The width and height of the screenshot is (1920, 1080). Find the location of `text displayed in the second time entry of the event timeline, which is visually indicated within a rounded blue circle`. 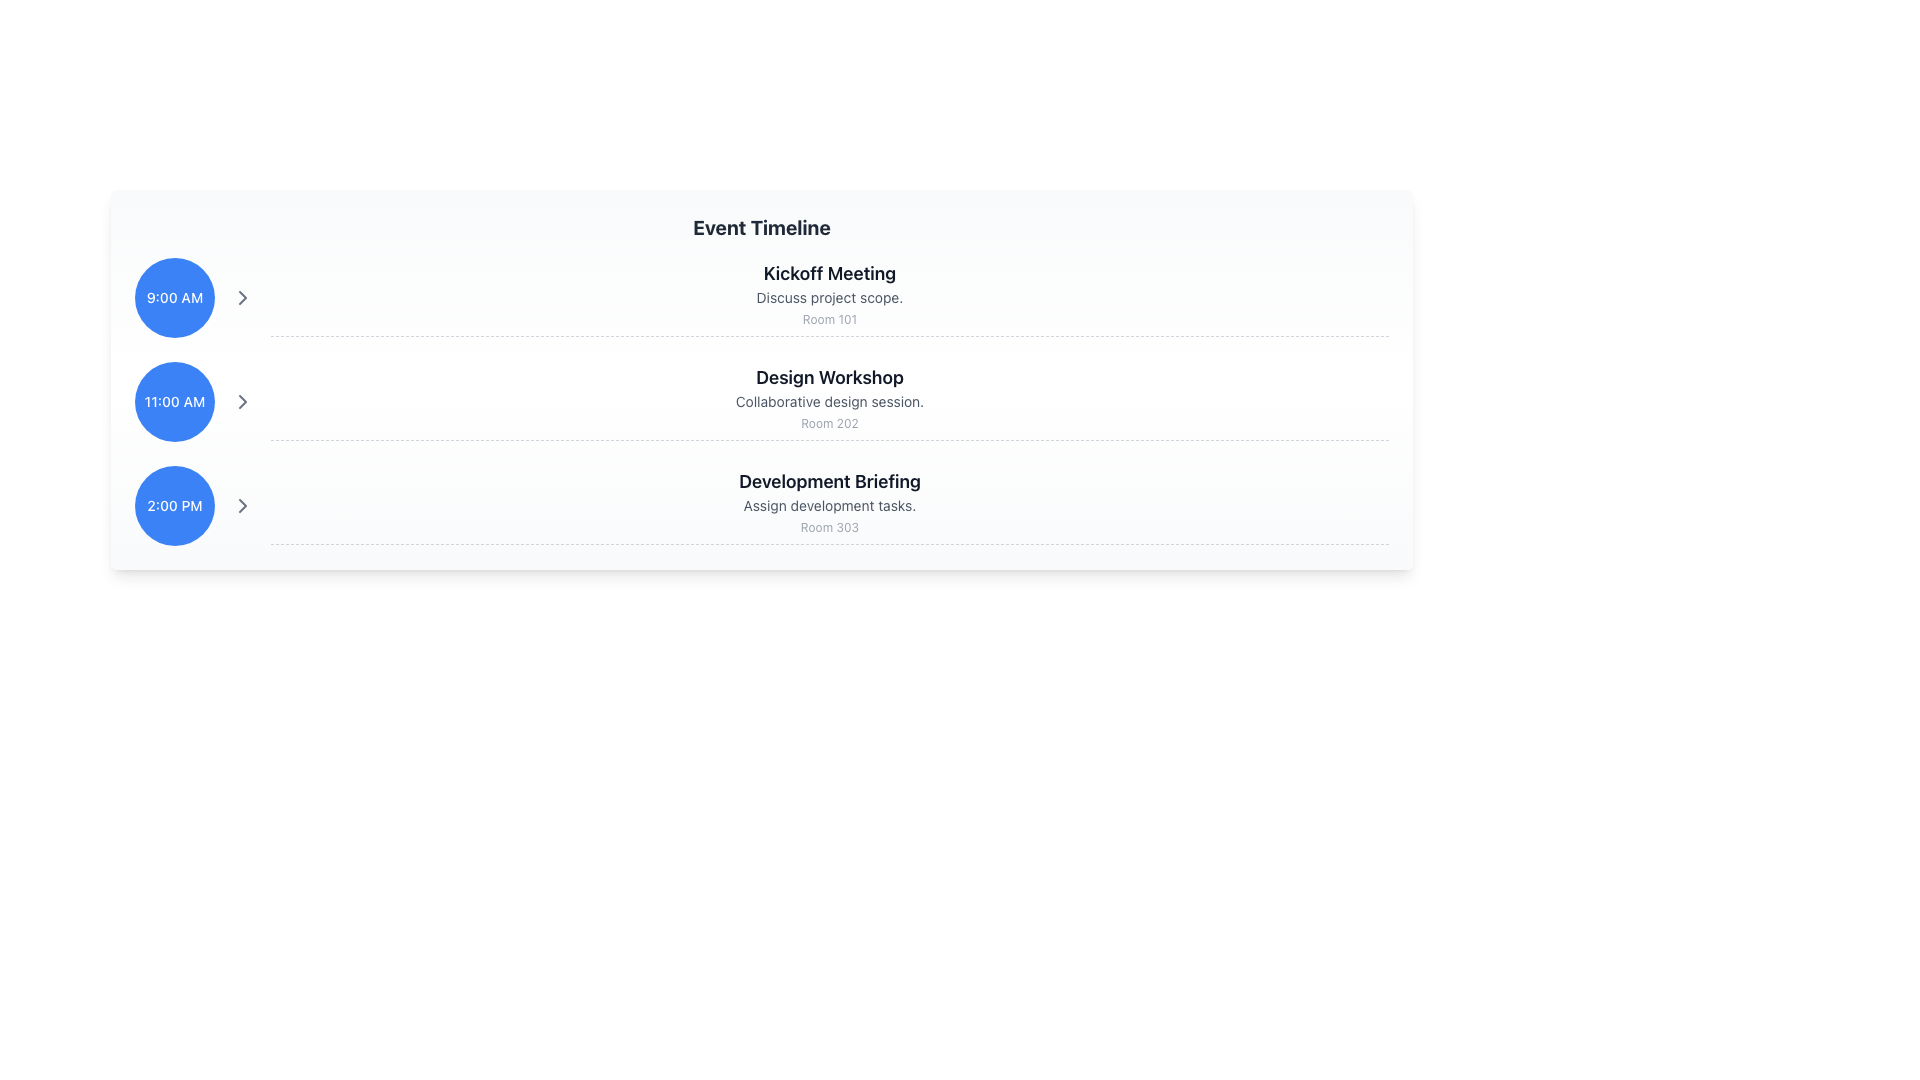

text displayed in the second time entry of the event timeline, which is visually indicated within a rounded blue circle is located at coordinates (174, 401).